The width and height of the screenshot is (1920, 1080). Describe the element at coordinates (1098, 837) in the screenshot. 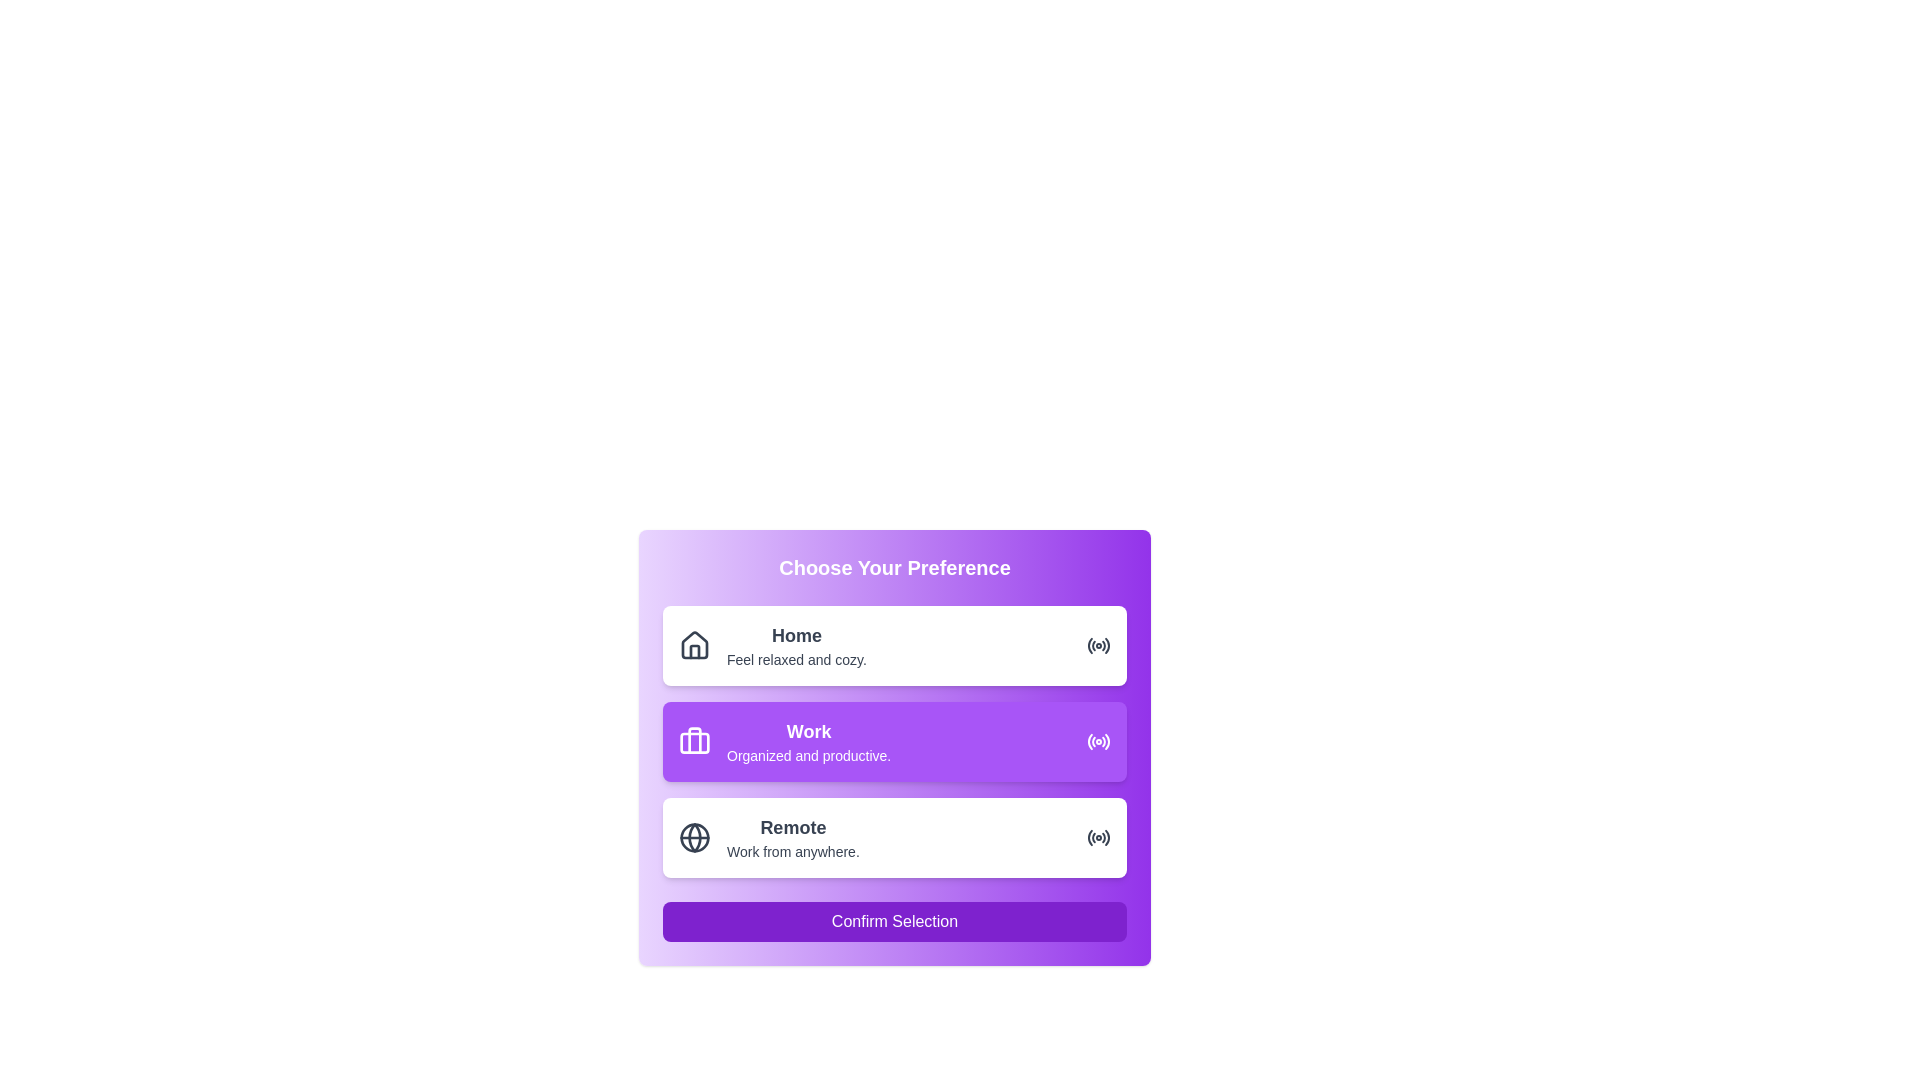

I see `the decorative indicator icon for the 'Remote' option, which is aligned horizontally with the text 'Remote' and its description 'Work from anywhere.'` at that location.